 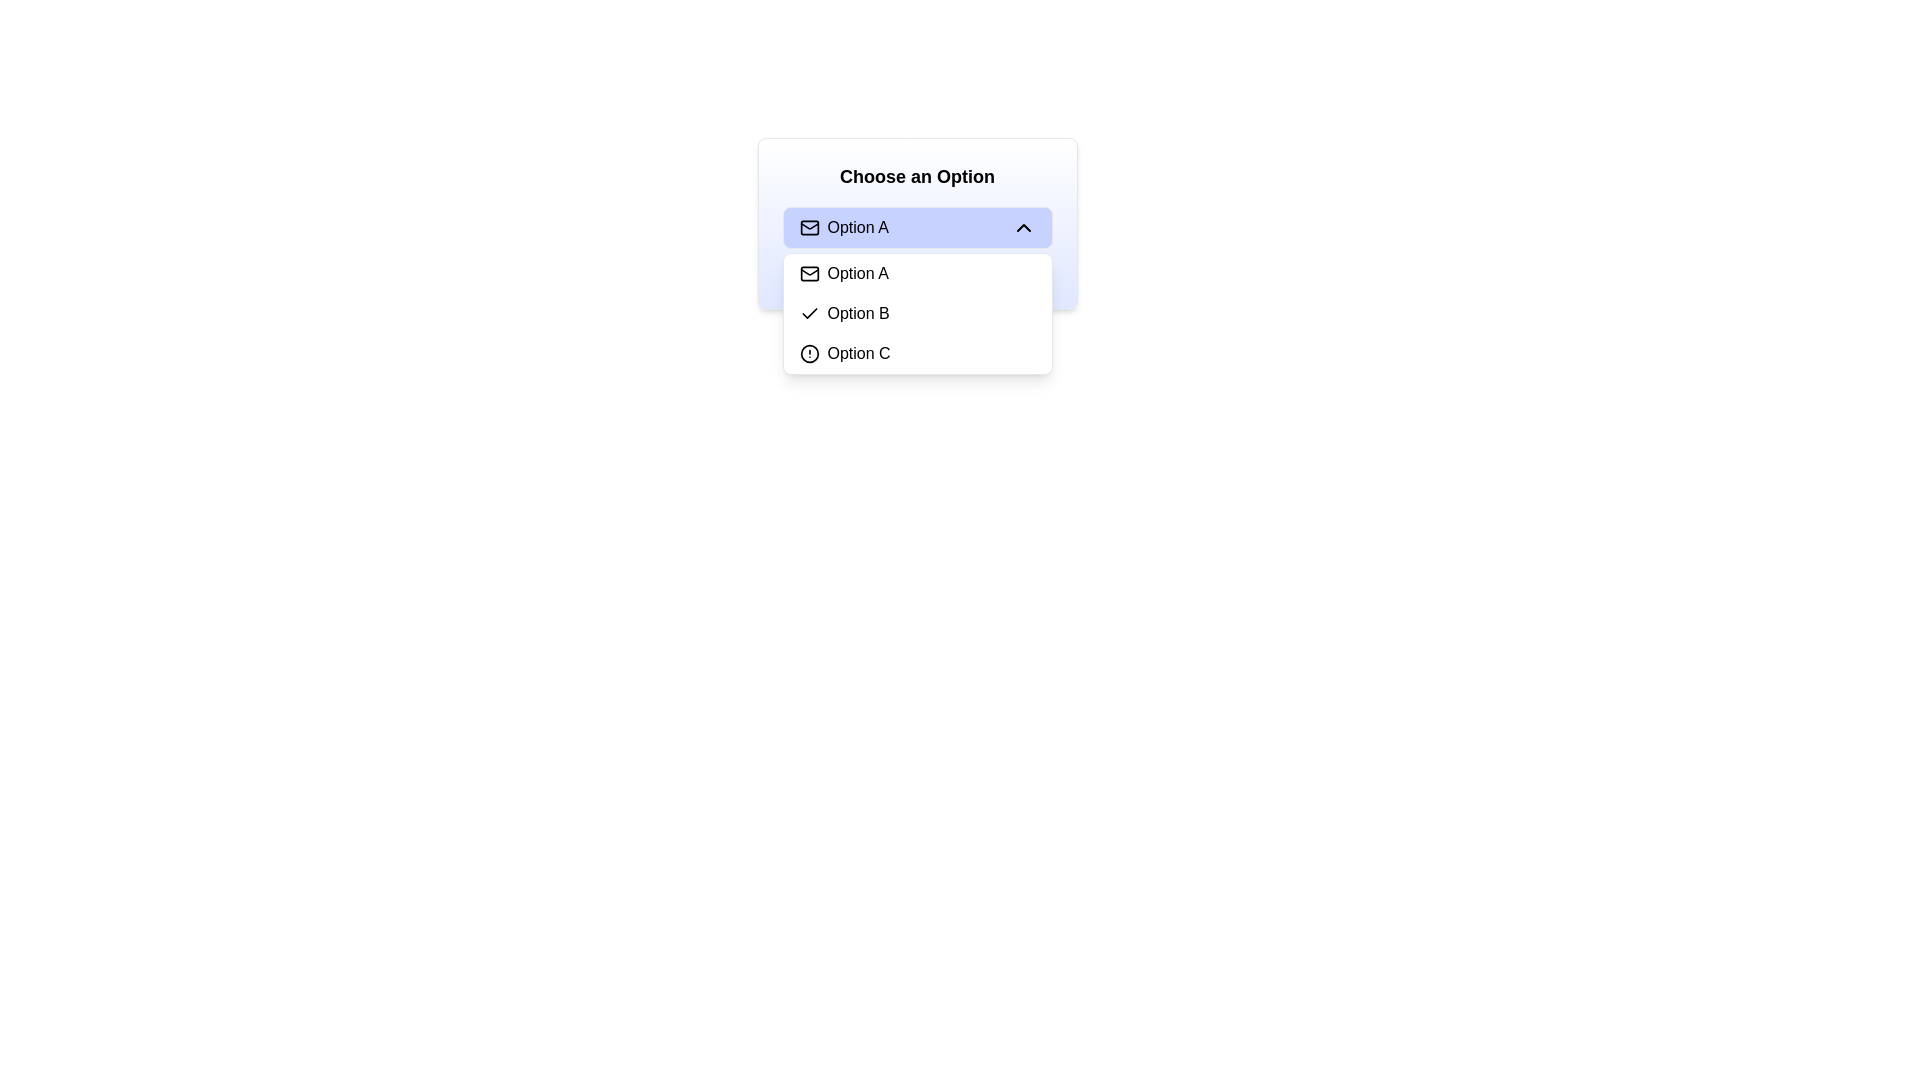 What do you see at coordinates (916, 223) in the screenshot?
I see `the dropdown menu titled 'Choose an Option'` at bounding box center [916, 223].